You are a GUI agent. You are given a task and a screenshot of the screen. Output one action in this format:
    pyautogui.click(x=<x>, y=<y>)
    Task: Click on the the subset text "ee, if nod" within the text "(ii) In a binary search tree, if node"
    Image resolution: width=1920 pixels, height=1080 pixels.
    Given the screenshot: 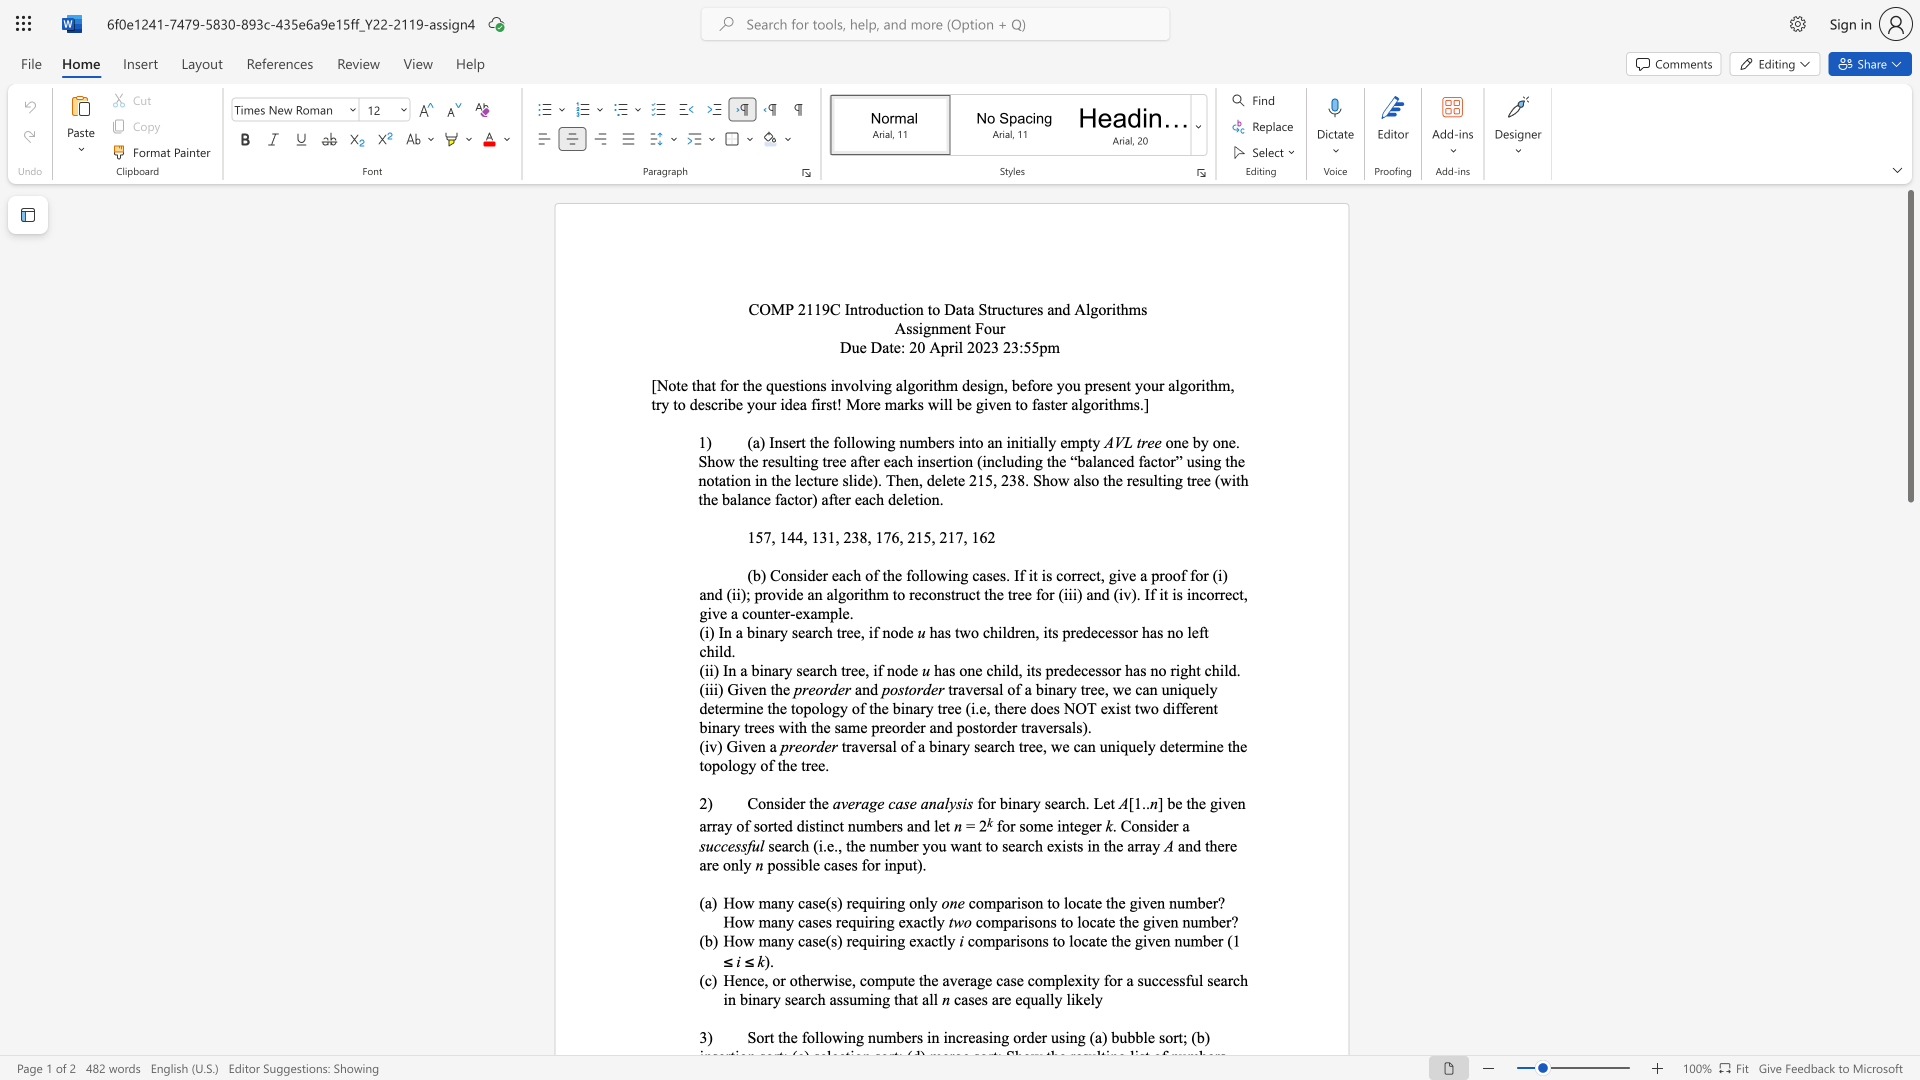 What is the action you would take?
    pyautogui.click(x=850, y=670)
    